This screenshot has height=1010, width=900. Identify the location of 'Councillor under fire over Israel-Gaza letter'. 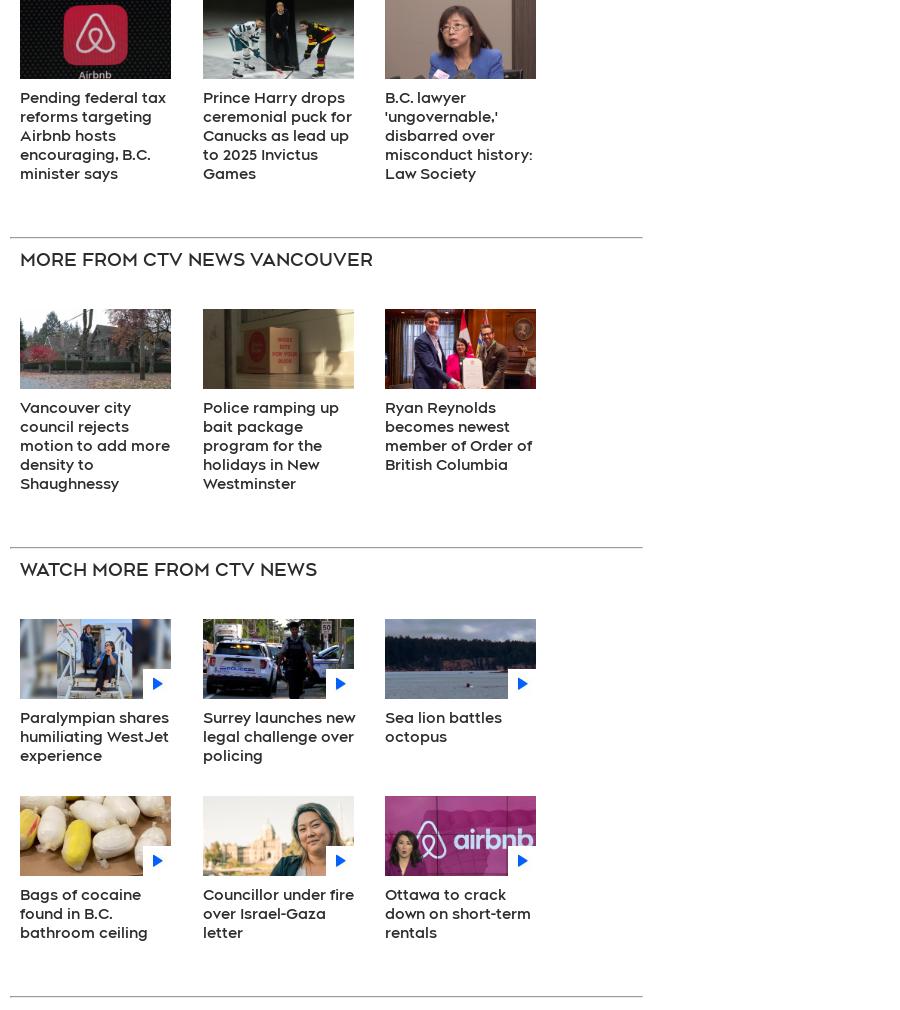
(276, 913).